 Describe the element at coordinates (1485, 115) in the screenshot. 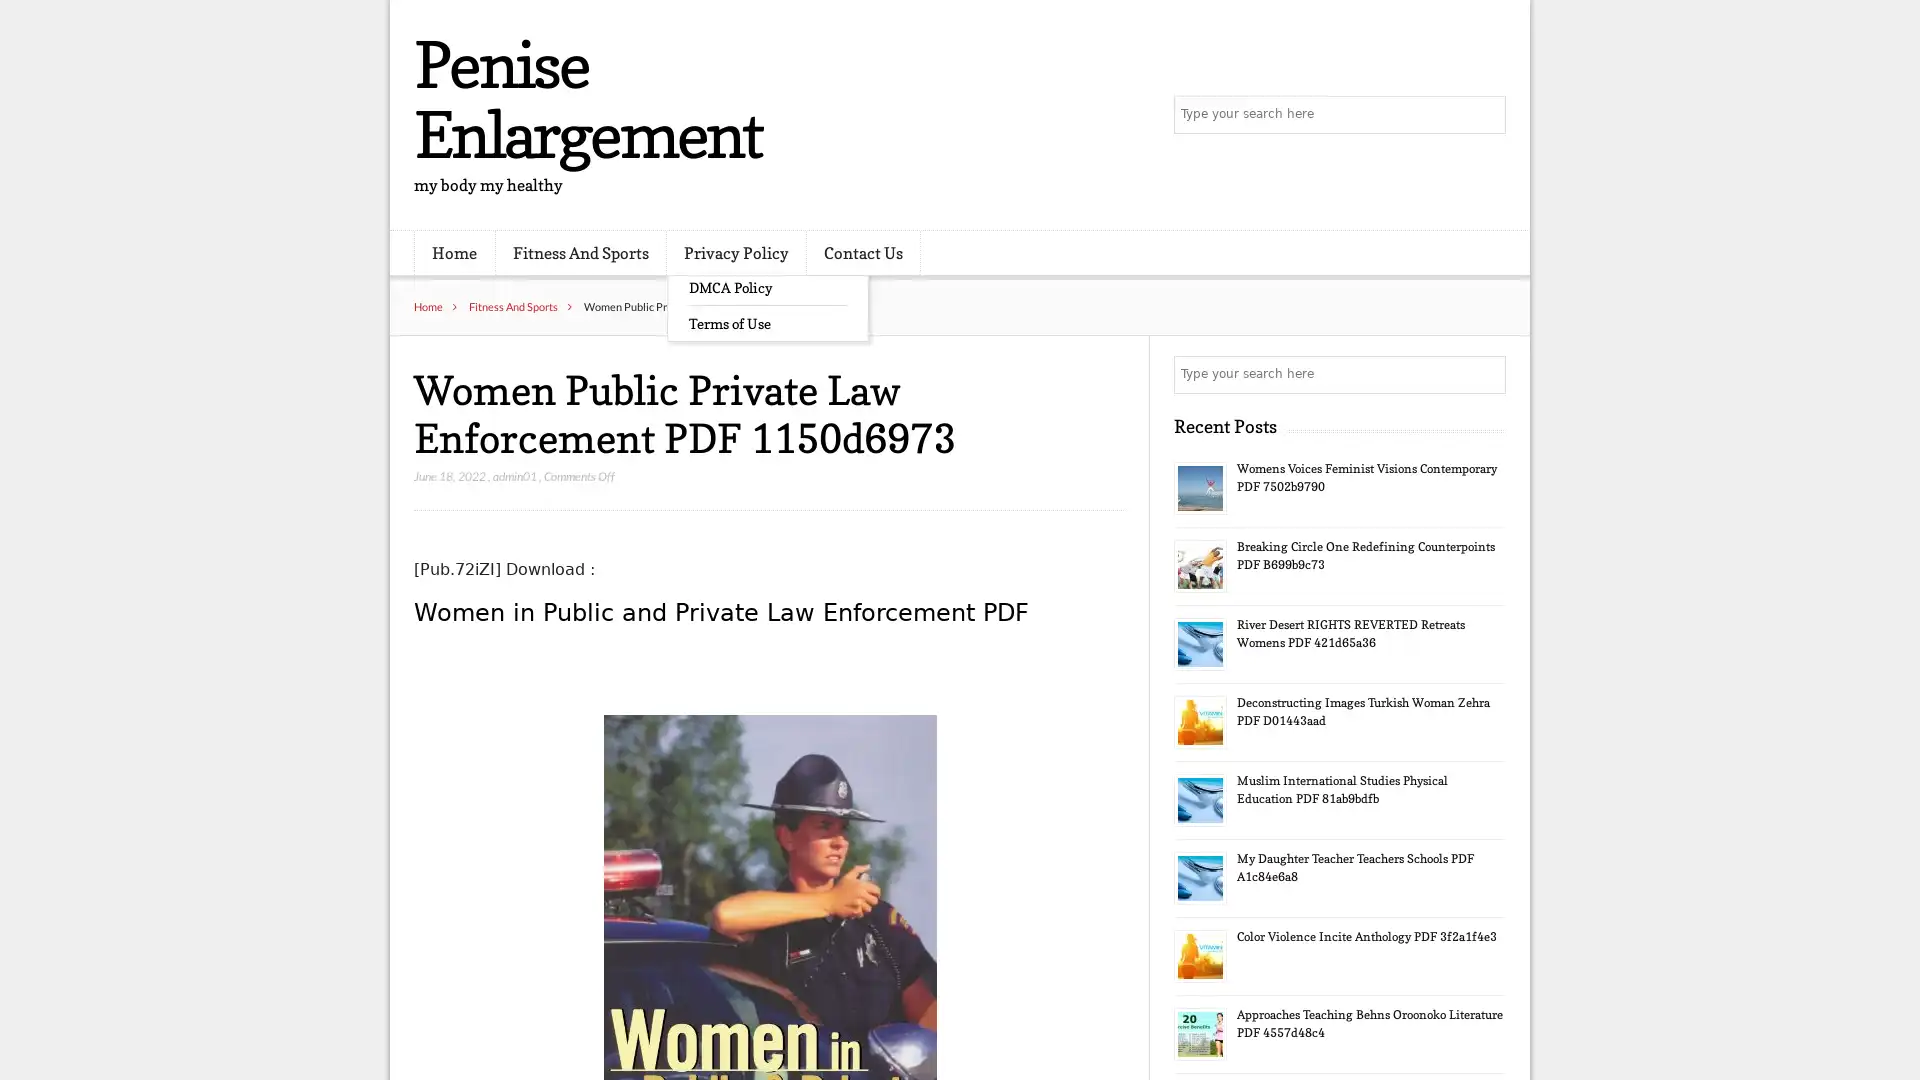

I see `Search` at that location.